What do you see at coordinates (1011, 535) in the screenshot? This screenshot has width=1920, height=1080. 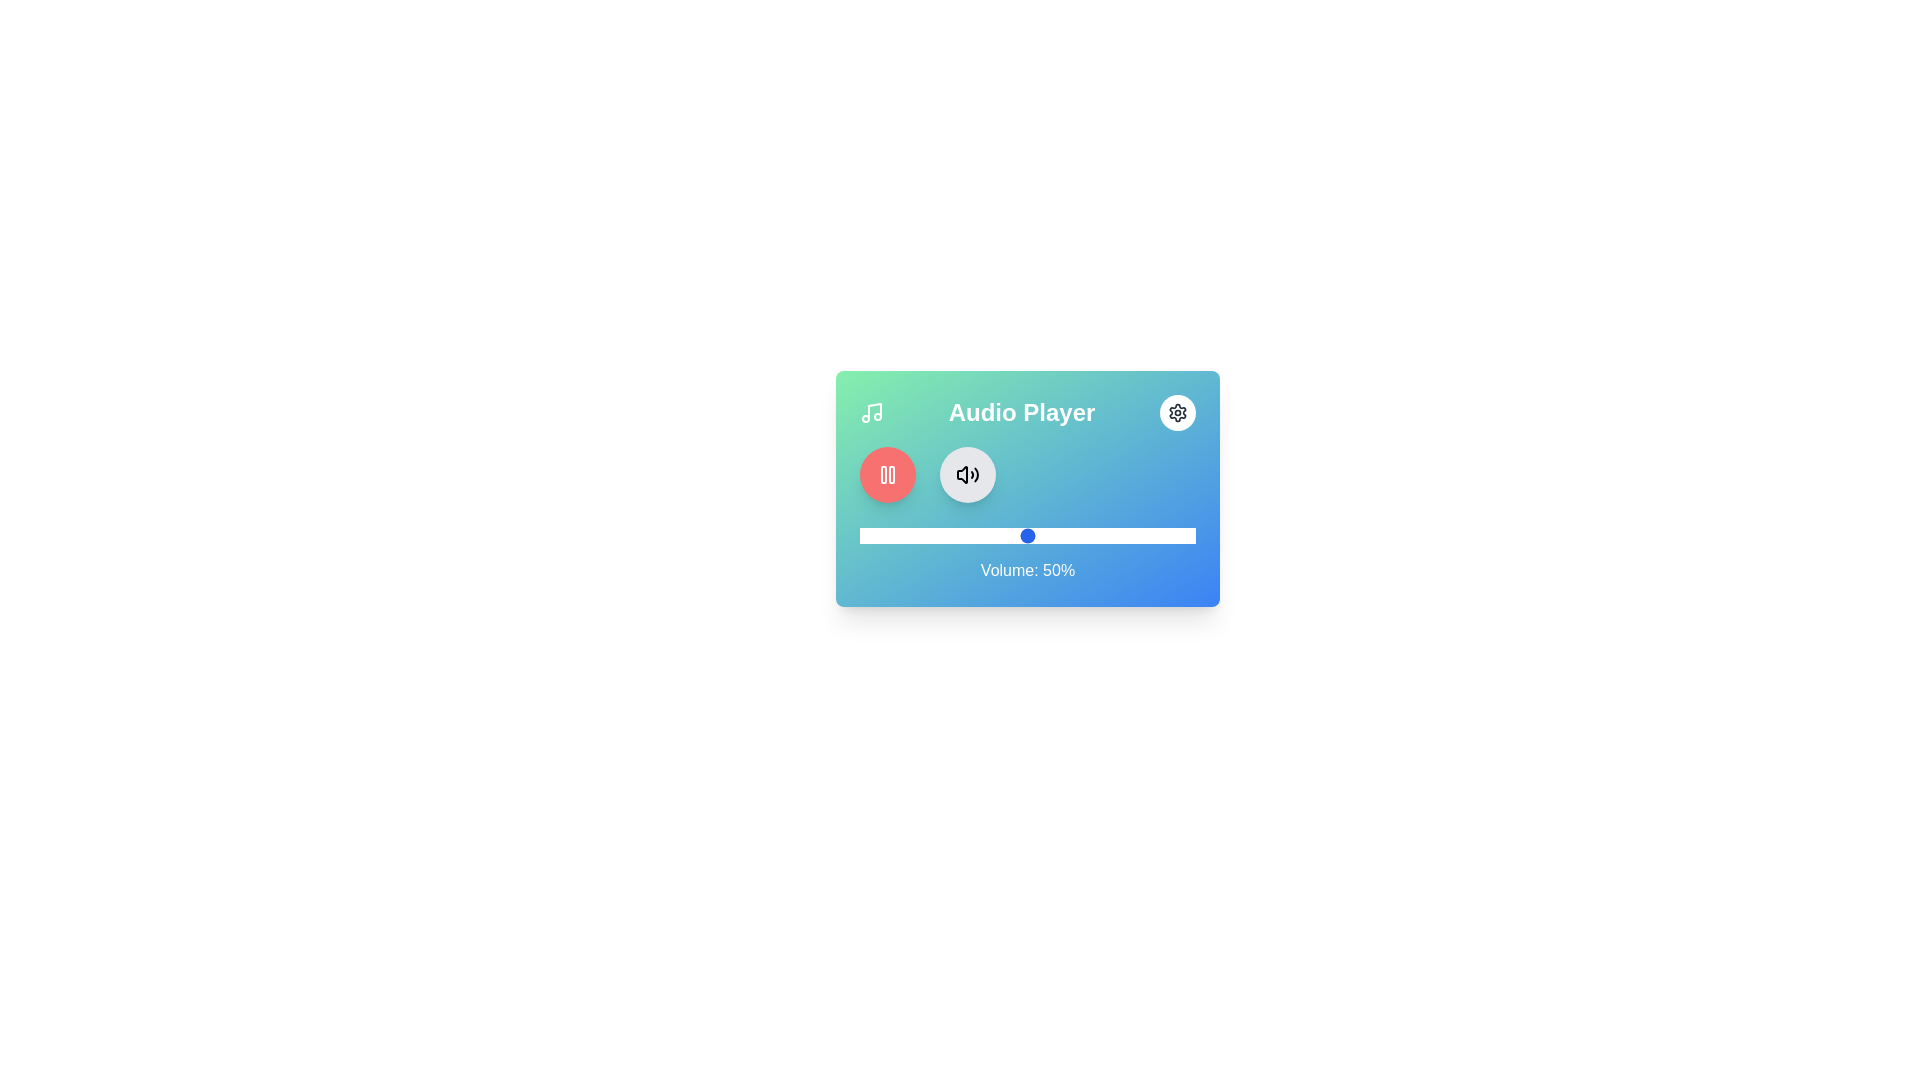 I see `the slider value` at bounding box center [1011, 535].